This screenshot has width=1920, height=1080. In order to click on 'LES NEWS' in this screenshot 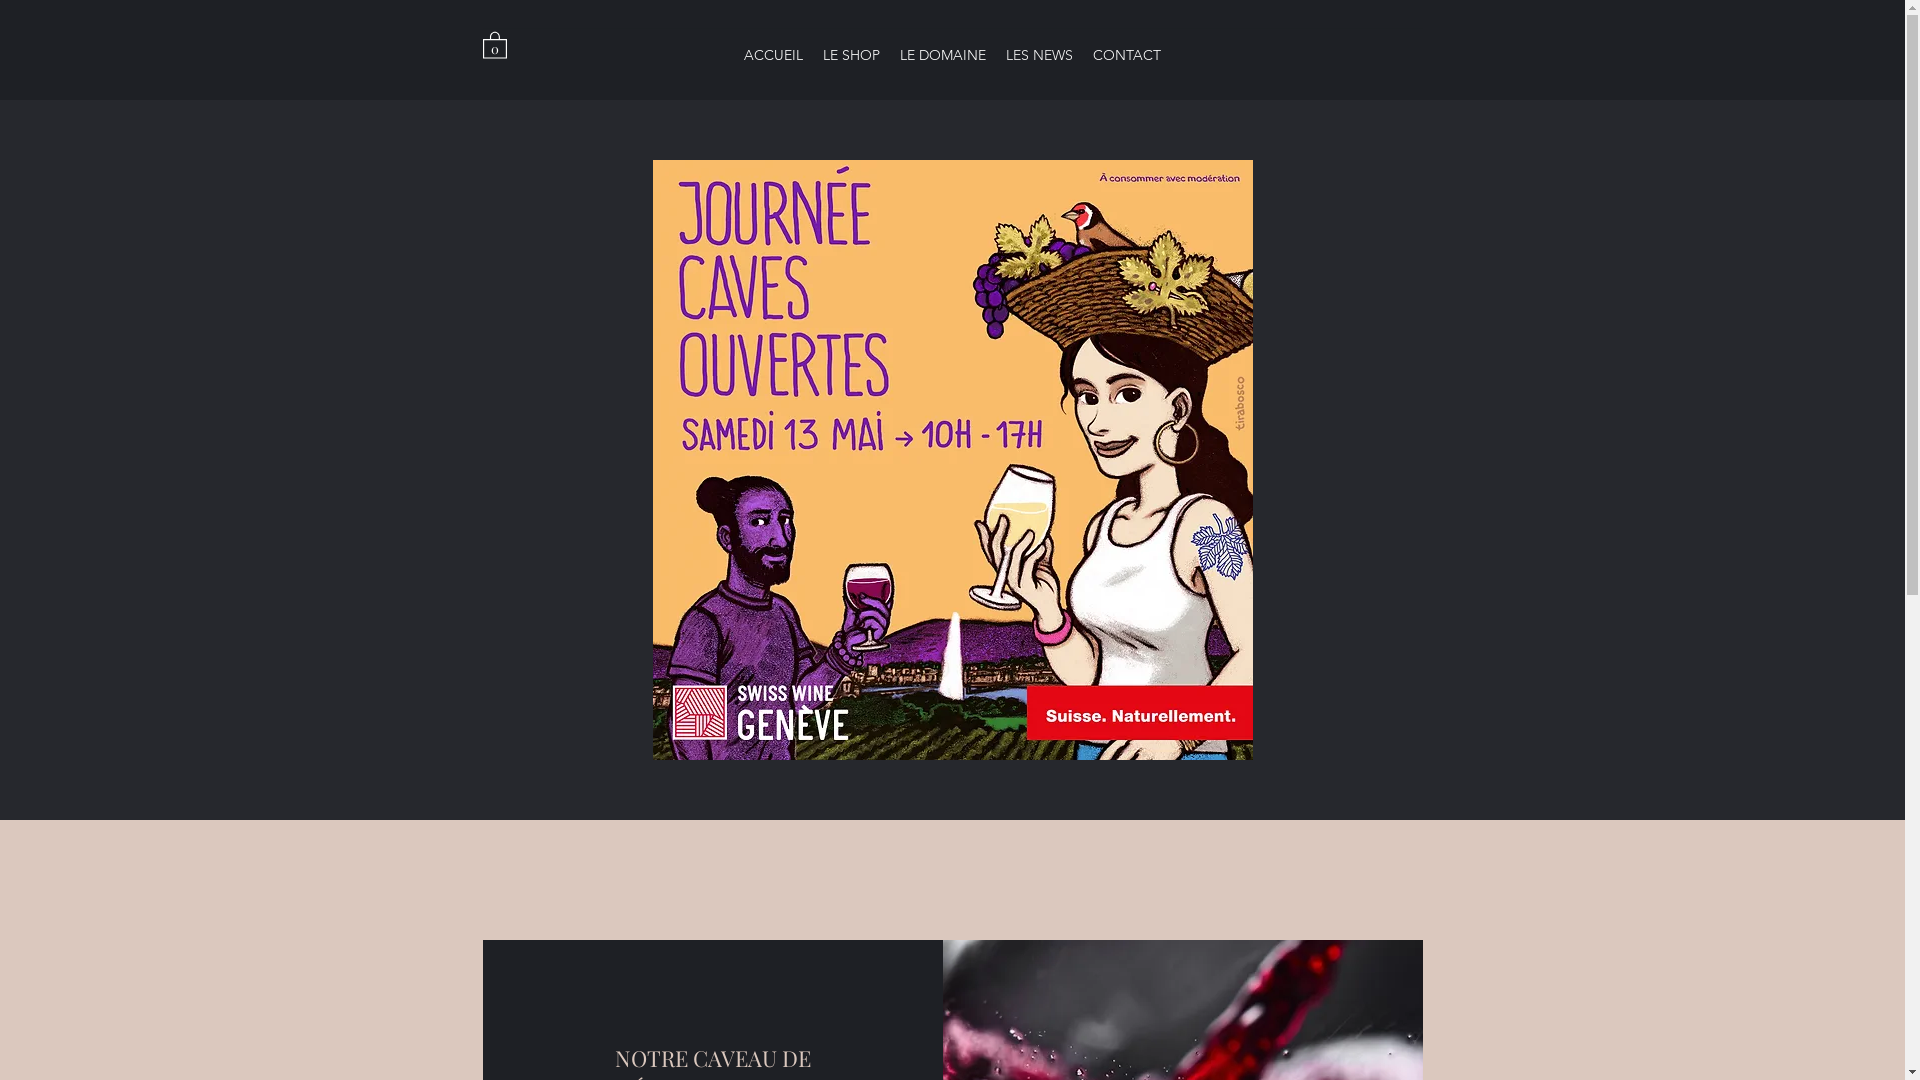, I will do `click(1039, 53)`.